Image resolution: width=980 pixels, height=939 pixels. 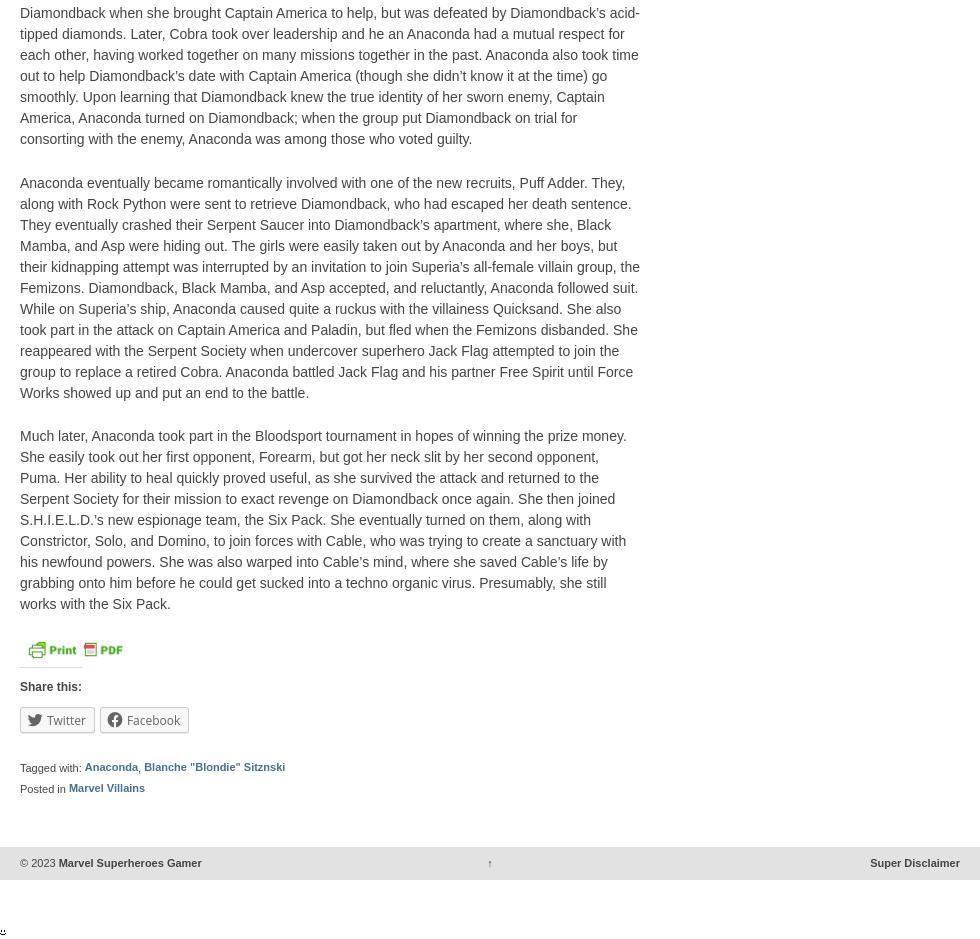 What do you see at coordinates (111, 765) in the screenshot?
I see `'Anaconda'` at bounding box center [111, 765].